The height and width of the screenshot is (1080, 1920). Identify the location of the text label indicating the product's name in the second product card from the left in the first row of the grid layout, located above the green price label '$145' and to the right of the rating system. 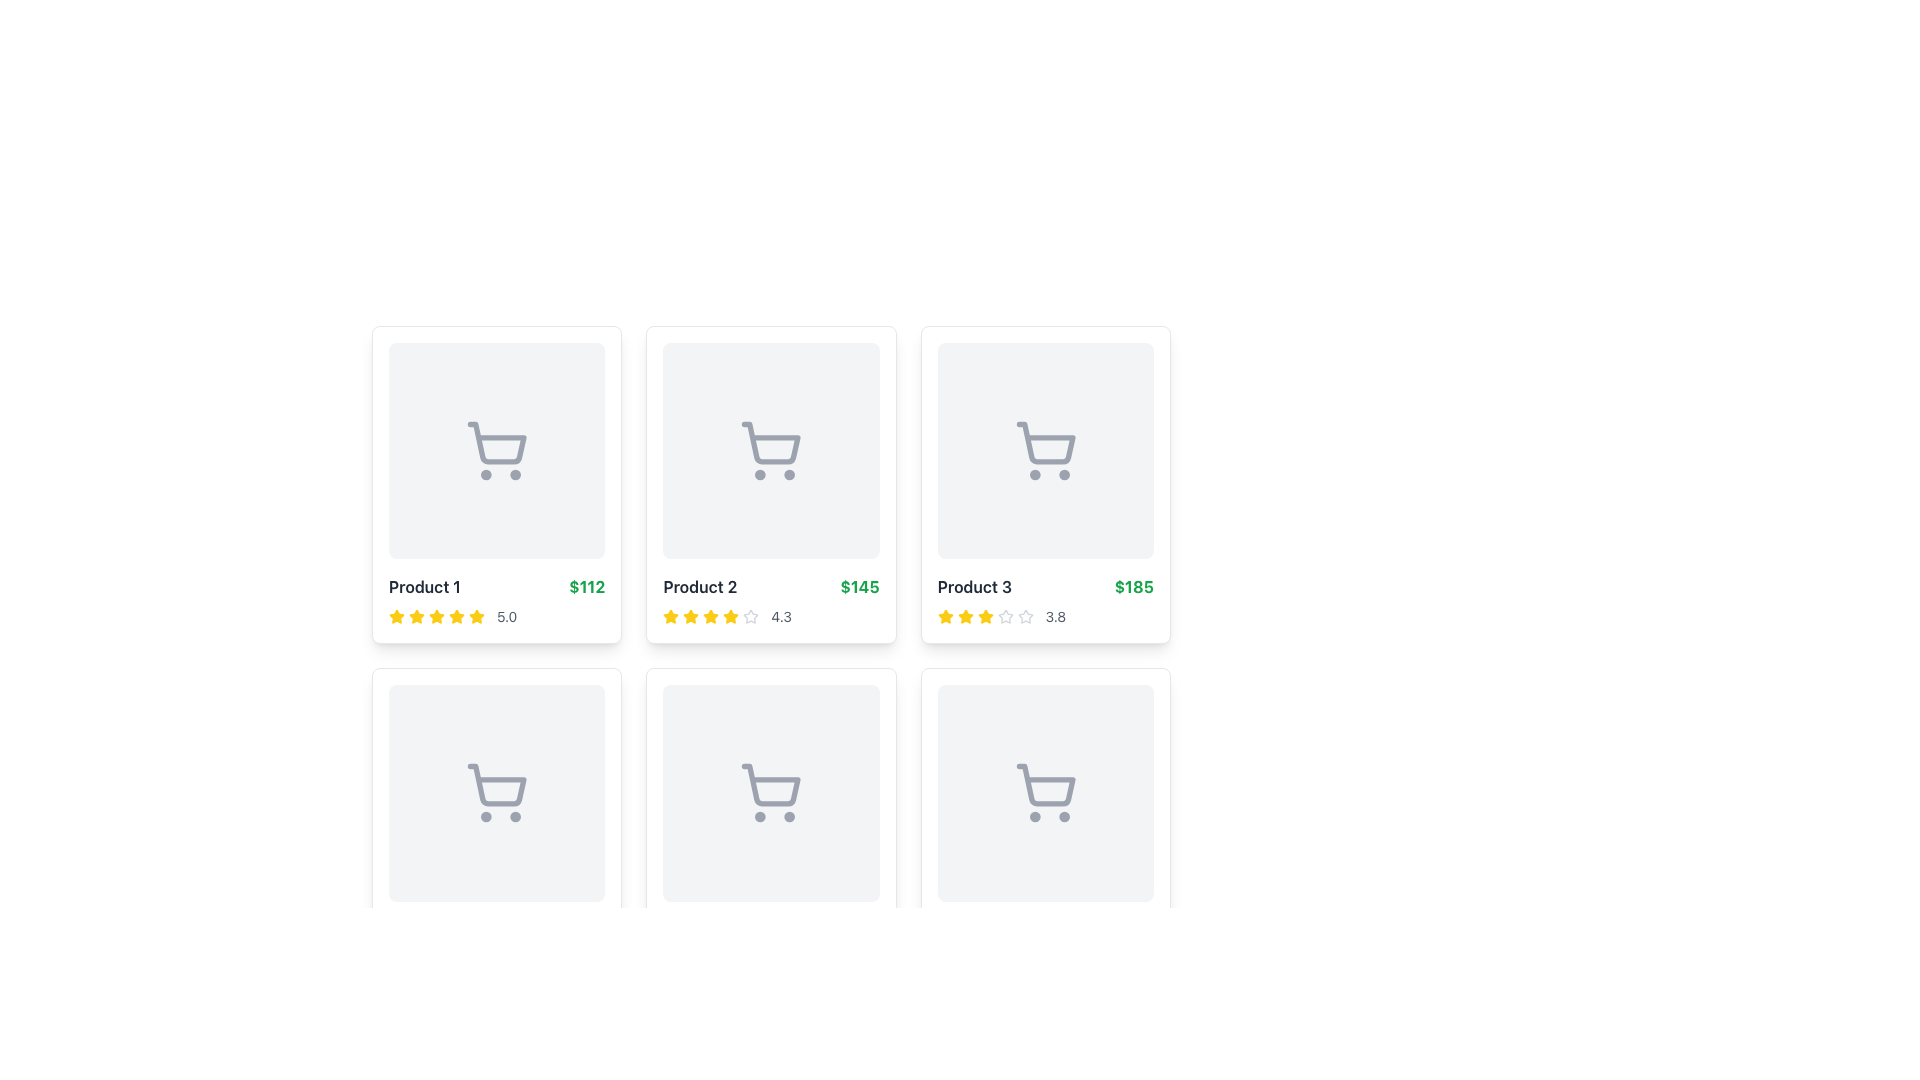
(700, 586).